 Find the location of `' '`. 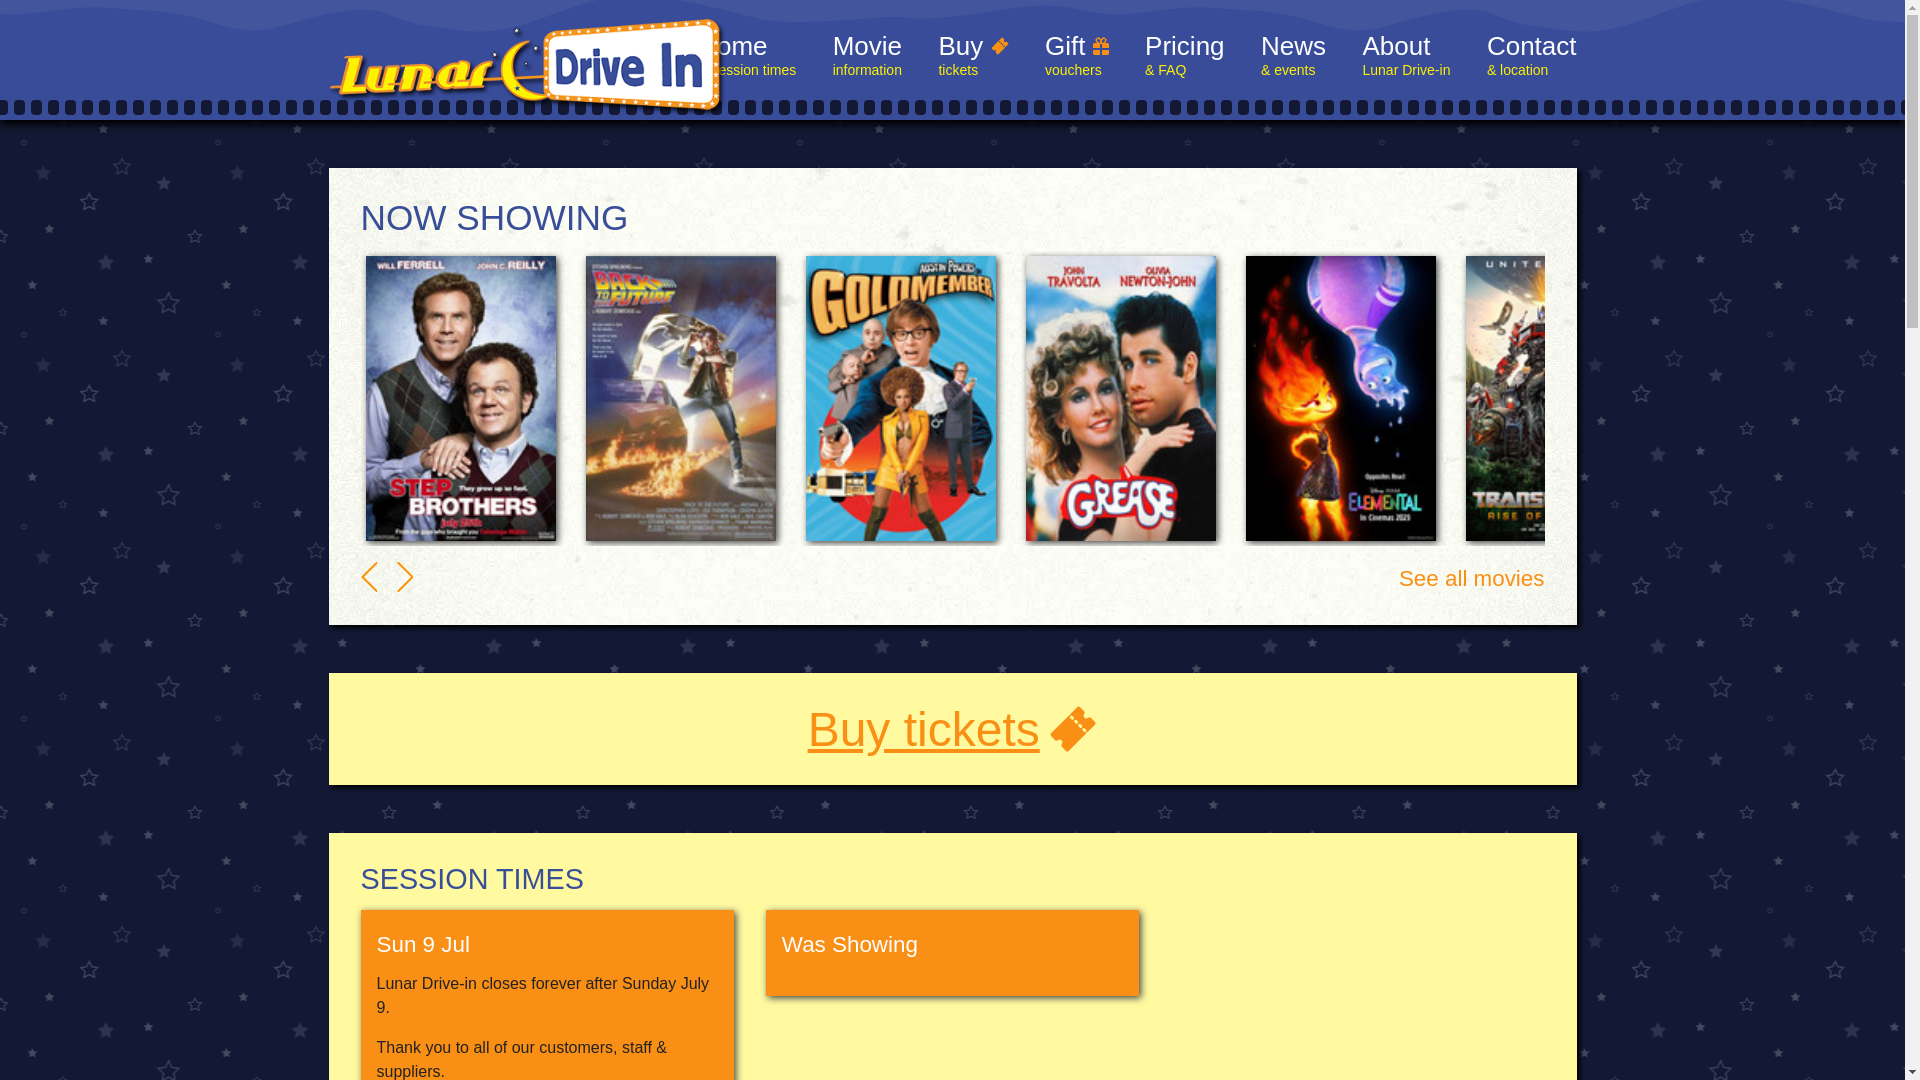

' ' is located at coordinates (368, 577).